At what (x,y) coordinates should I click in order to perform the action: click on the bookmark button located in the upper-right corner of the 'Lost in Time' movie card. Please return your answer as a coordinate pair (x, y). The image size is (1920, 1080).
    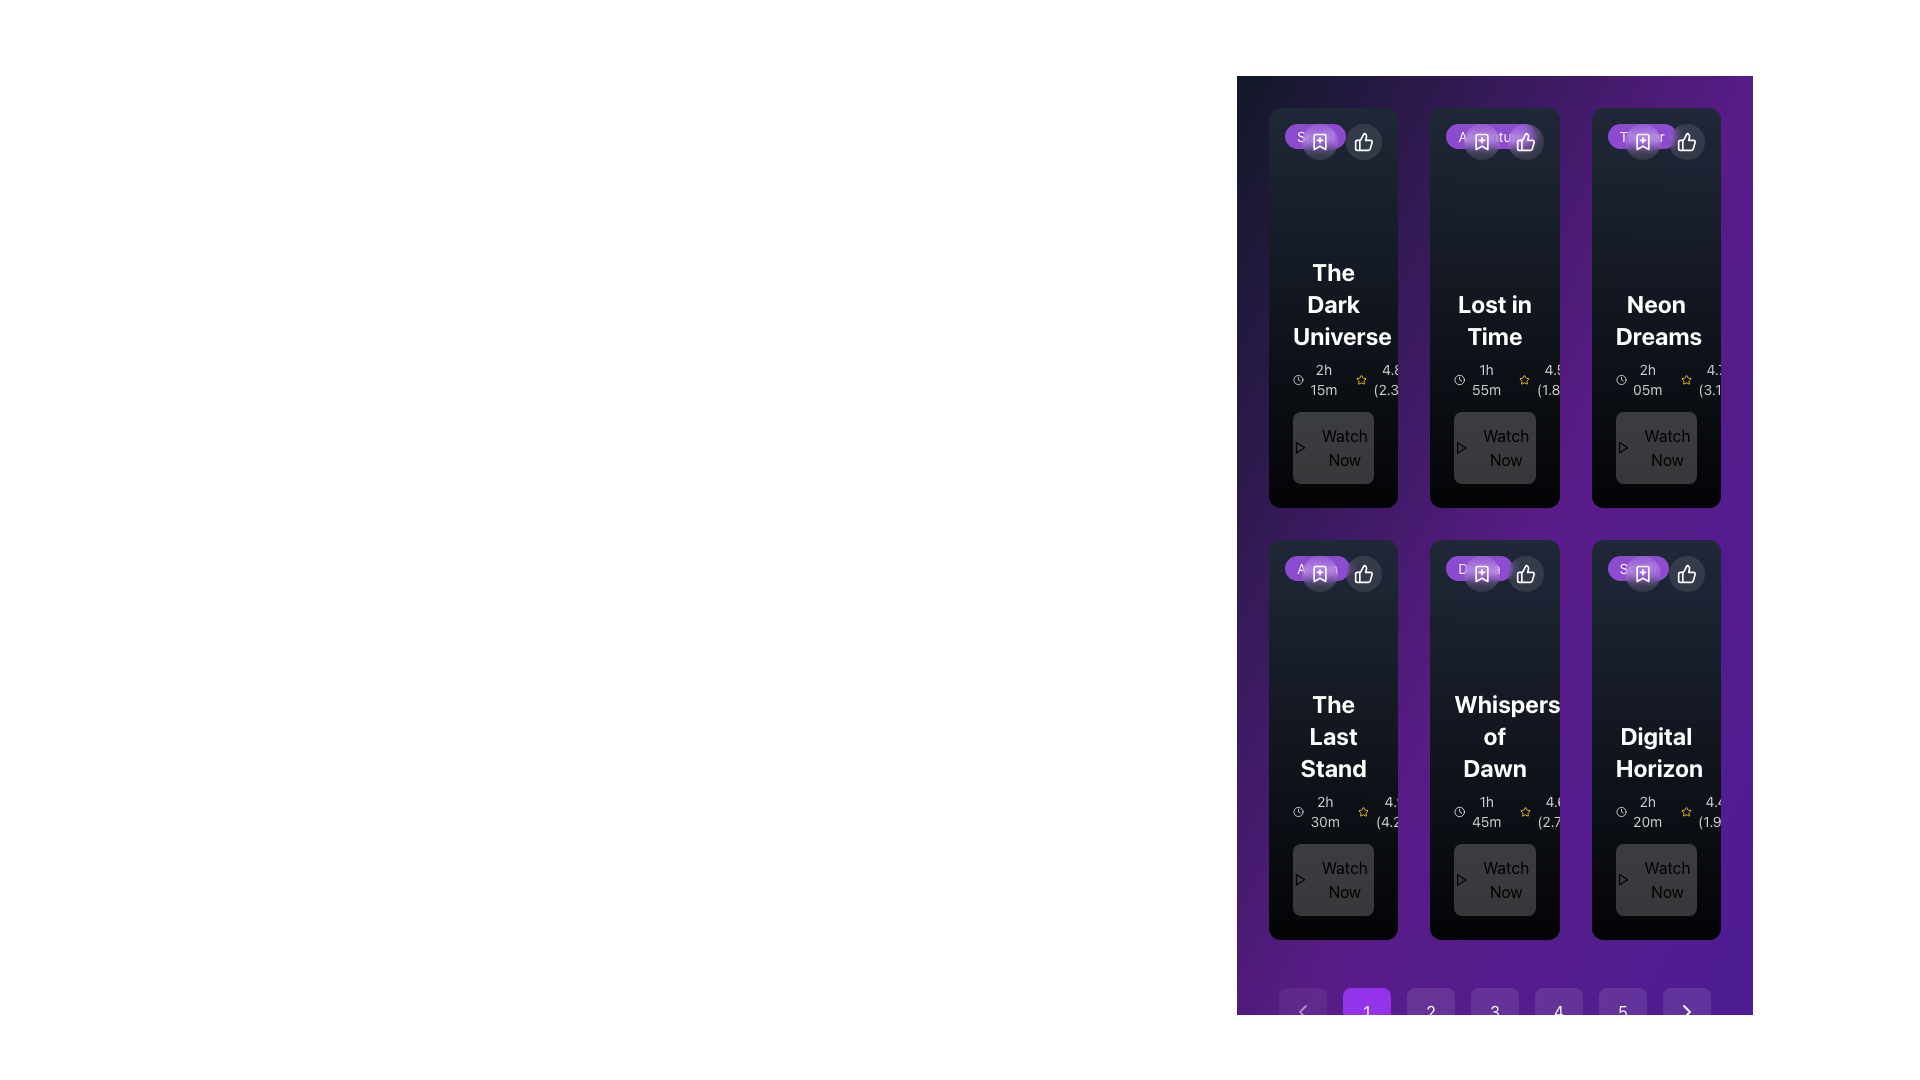
    Looking at the image, I should click on (1503, 141).